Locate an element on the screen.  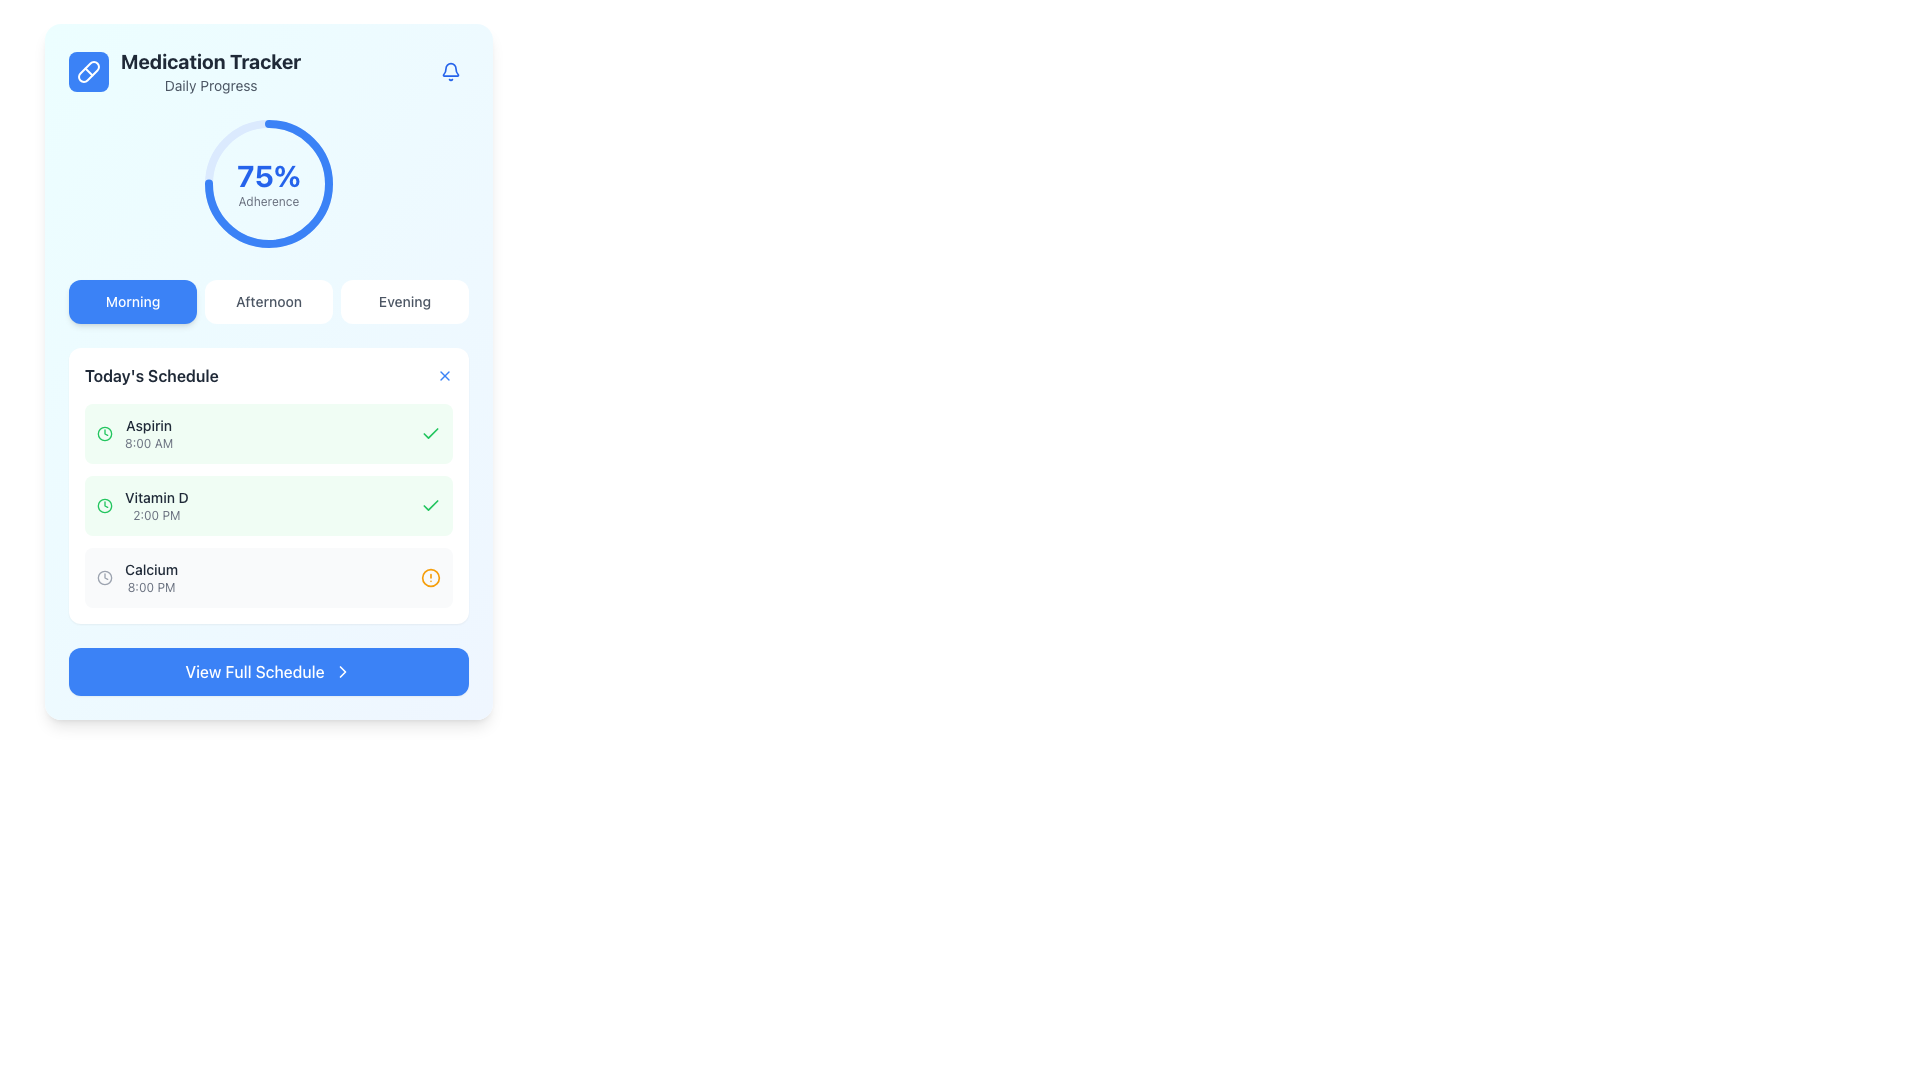
the second listed medication entry in 'Today's Schedule', which is a static text label displaying the name and time of administration, located between 'Aspirin' above and 'Calcium' below is located at coordinates (155, 504).